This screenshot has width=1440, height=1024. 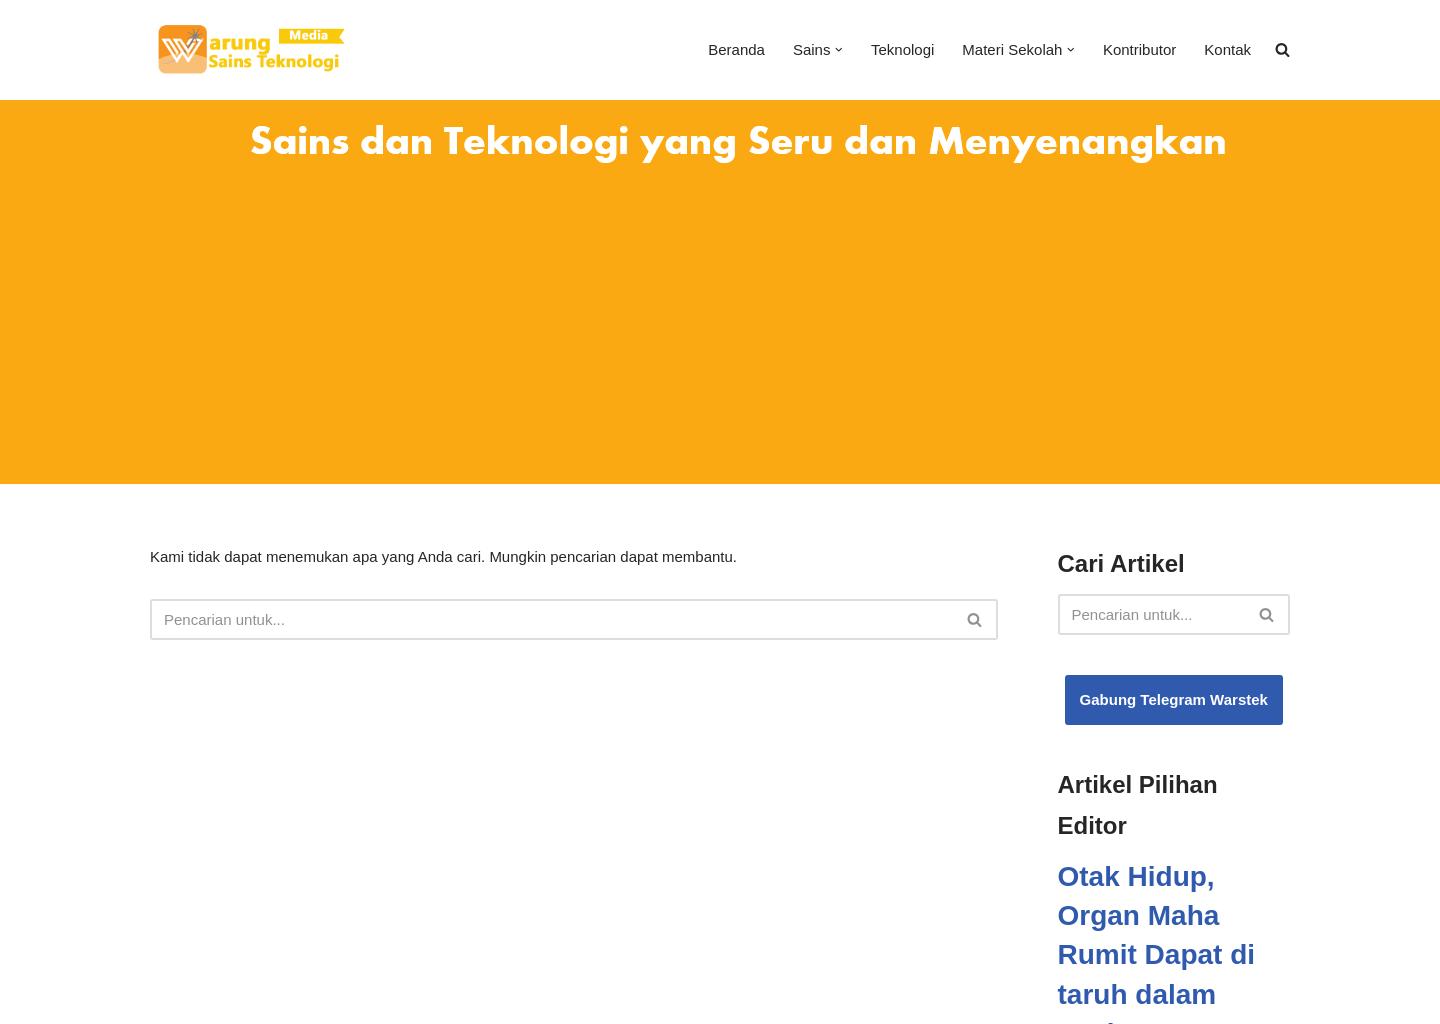 What do you see at coordinates (1173, 699) in the screenshot?
I see `'Gabung Telegram Warstek'` at bounding box center [1173, 699].